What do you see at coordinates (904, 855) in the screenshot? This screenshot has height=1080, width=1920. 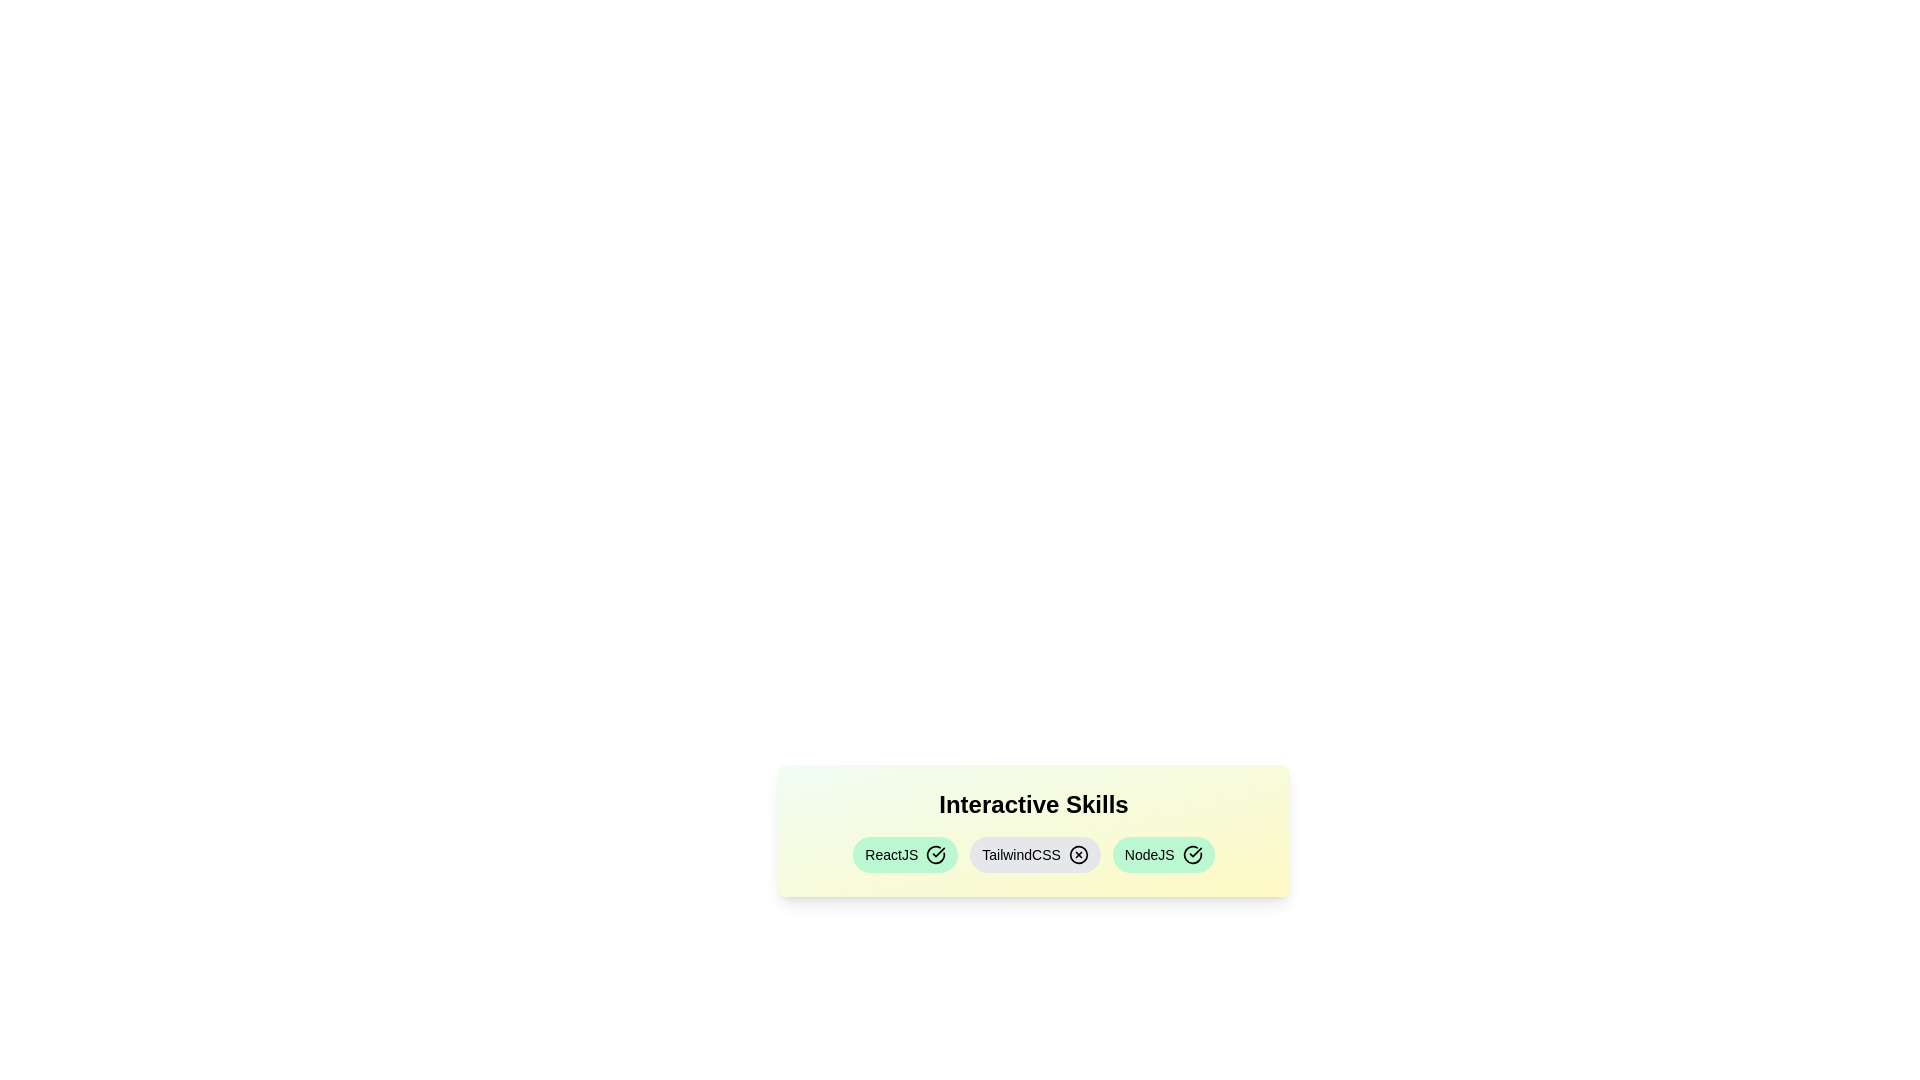 I see `the chip labeled ReactJS` at bounding box center [904, 855].